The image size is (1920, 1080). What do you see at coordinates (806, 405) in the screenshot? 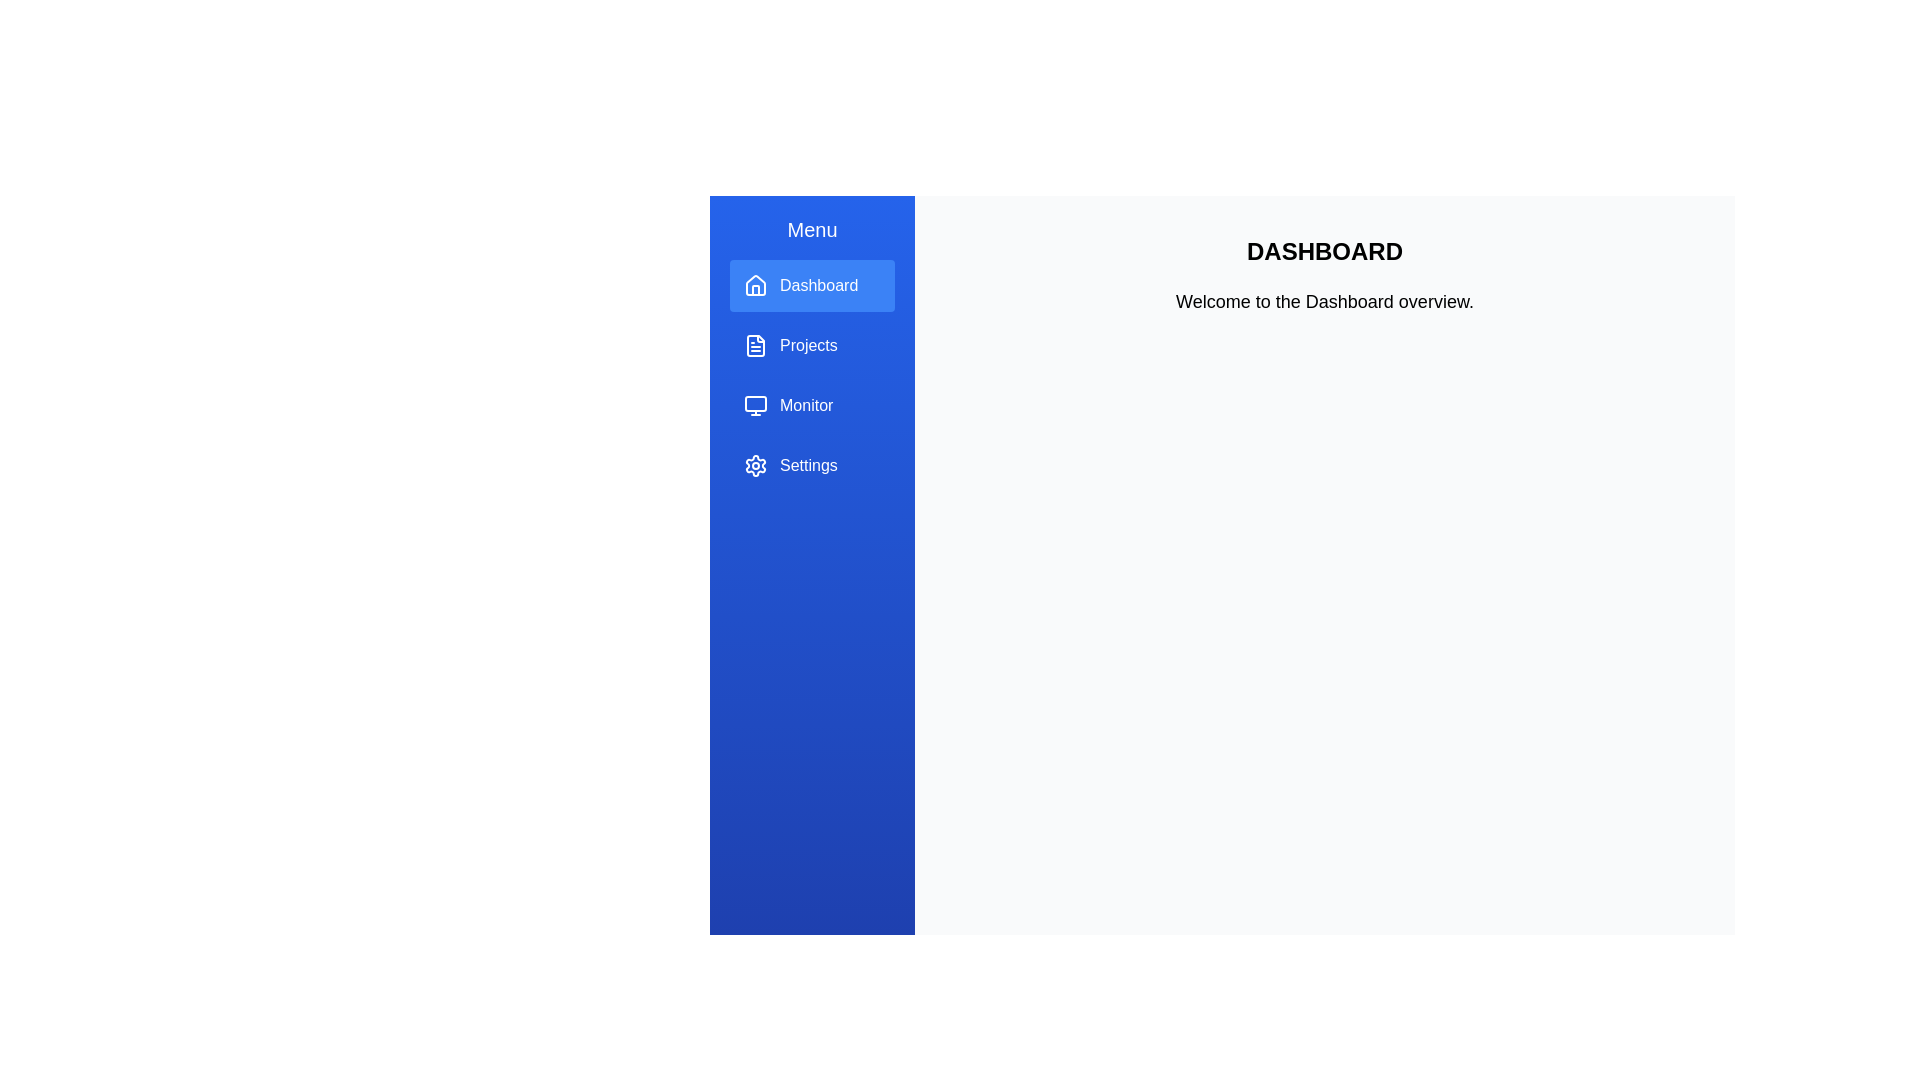
I see `the text element labeled 'Monitor' which is the third item in the vertical menu list, located to the right of a small monitor icon` at bounding box center [806, 405].